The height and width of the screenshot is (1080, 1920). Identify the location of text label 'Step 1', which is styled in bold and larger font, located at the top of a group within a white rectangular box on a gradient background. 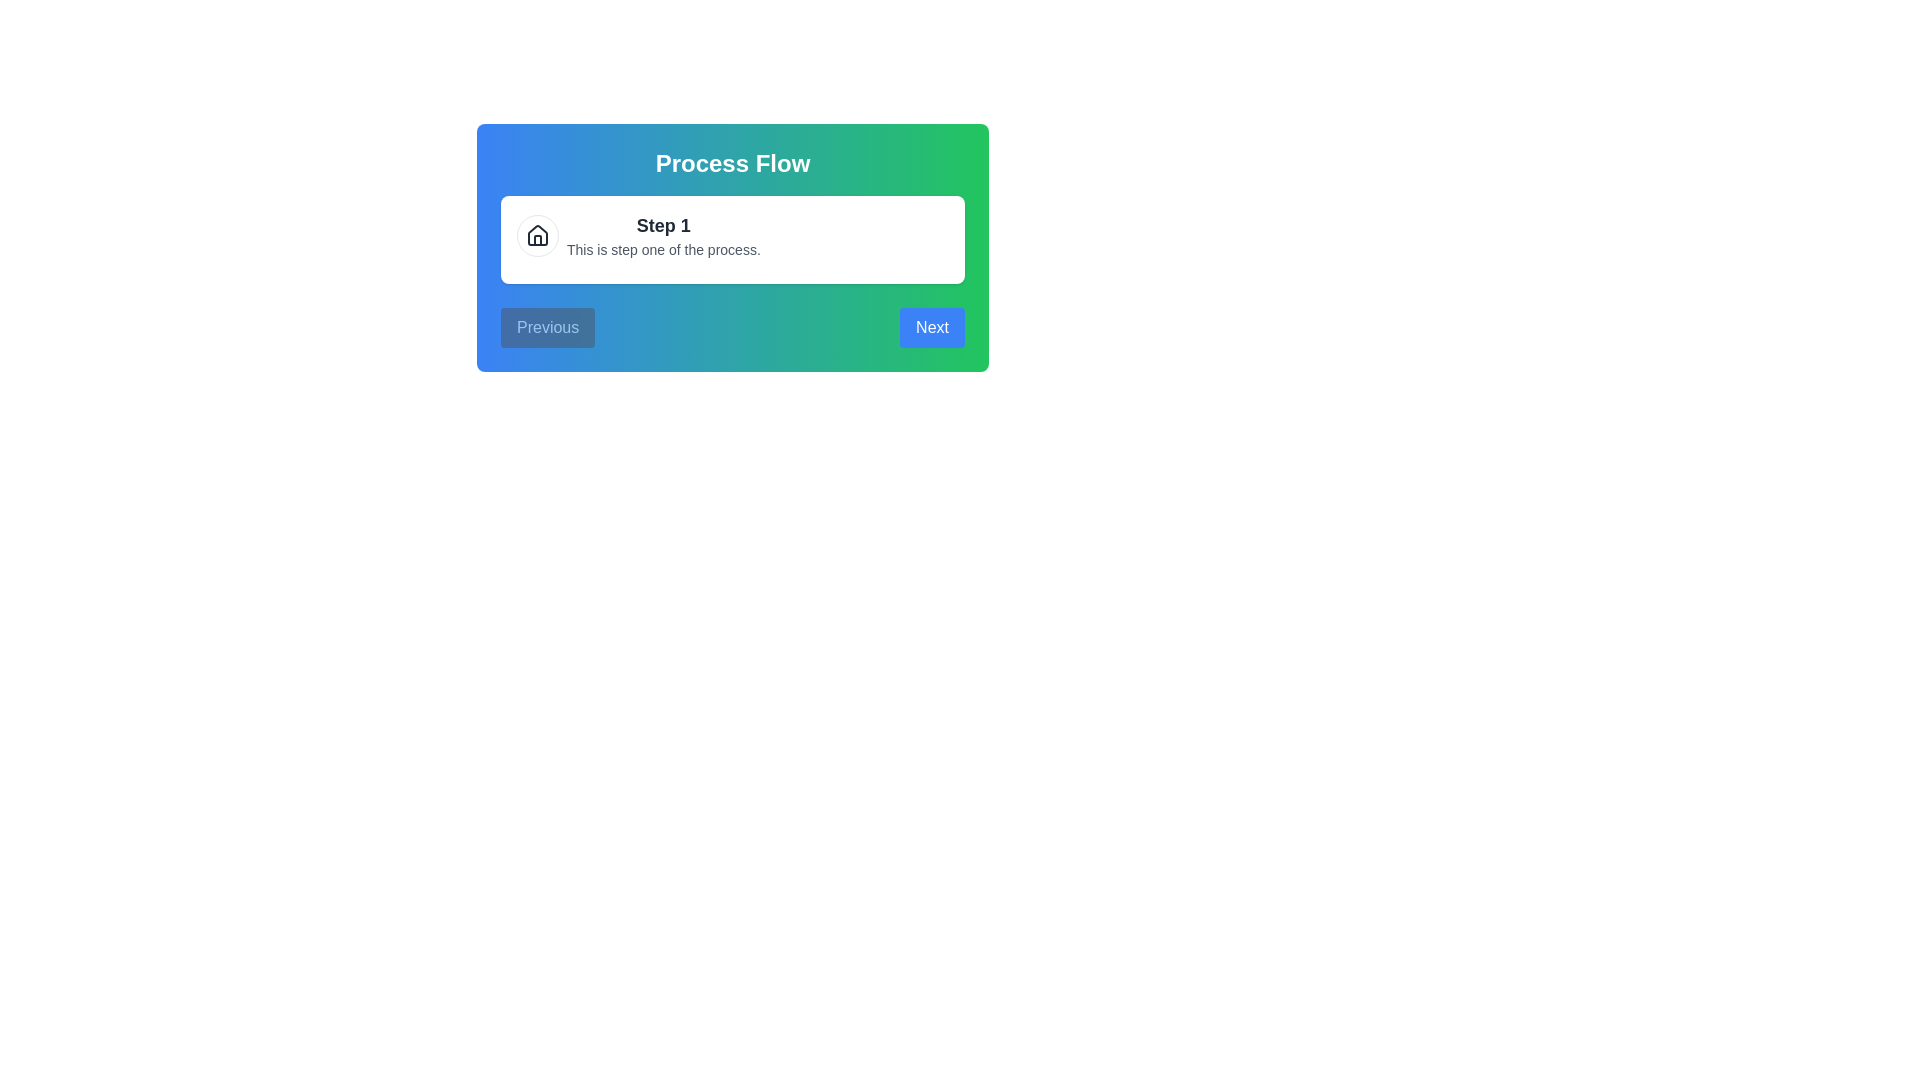
(663, 225).